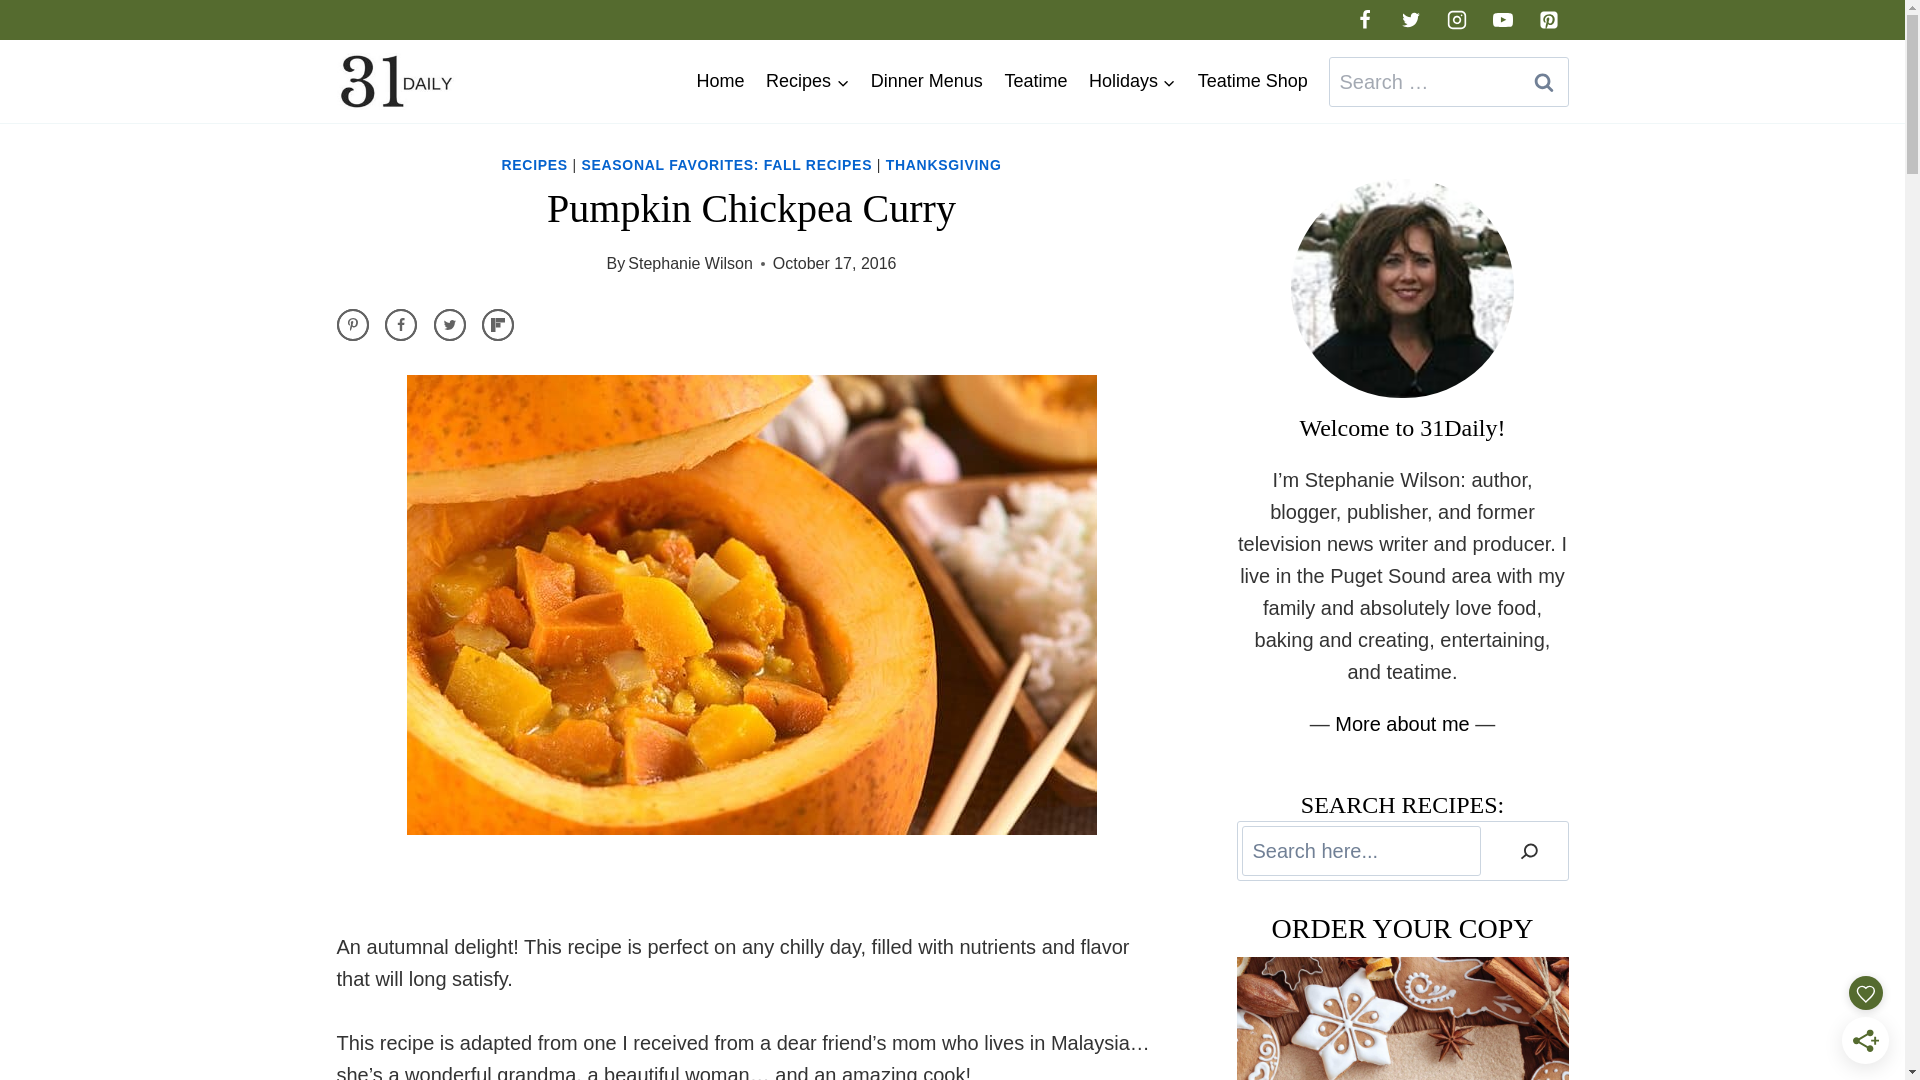 The height and width of the screenshot is (1080, 1920). Describe the element at coordinates (720, 80) in the screenshot. I see `'Home'` at that location.